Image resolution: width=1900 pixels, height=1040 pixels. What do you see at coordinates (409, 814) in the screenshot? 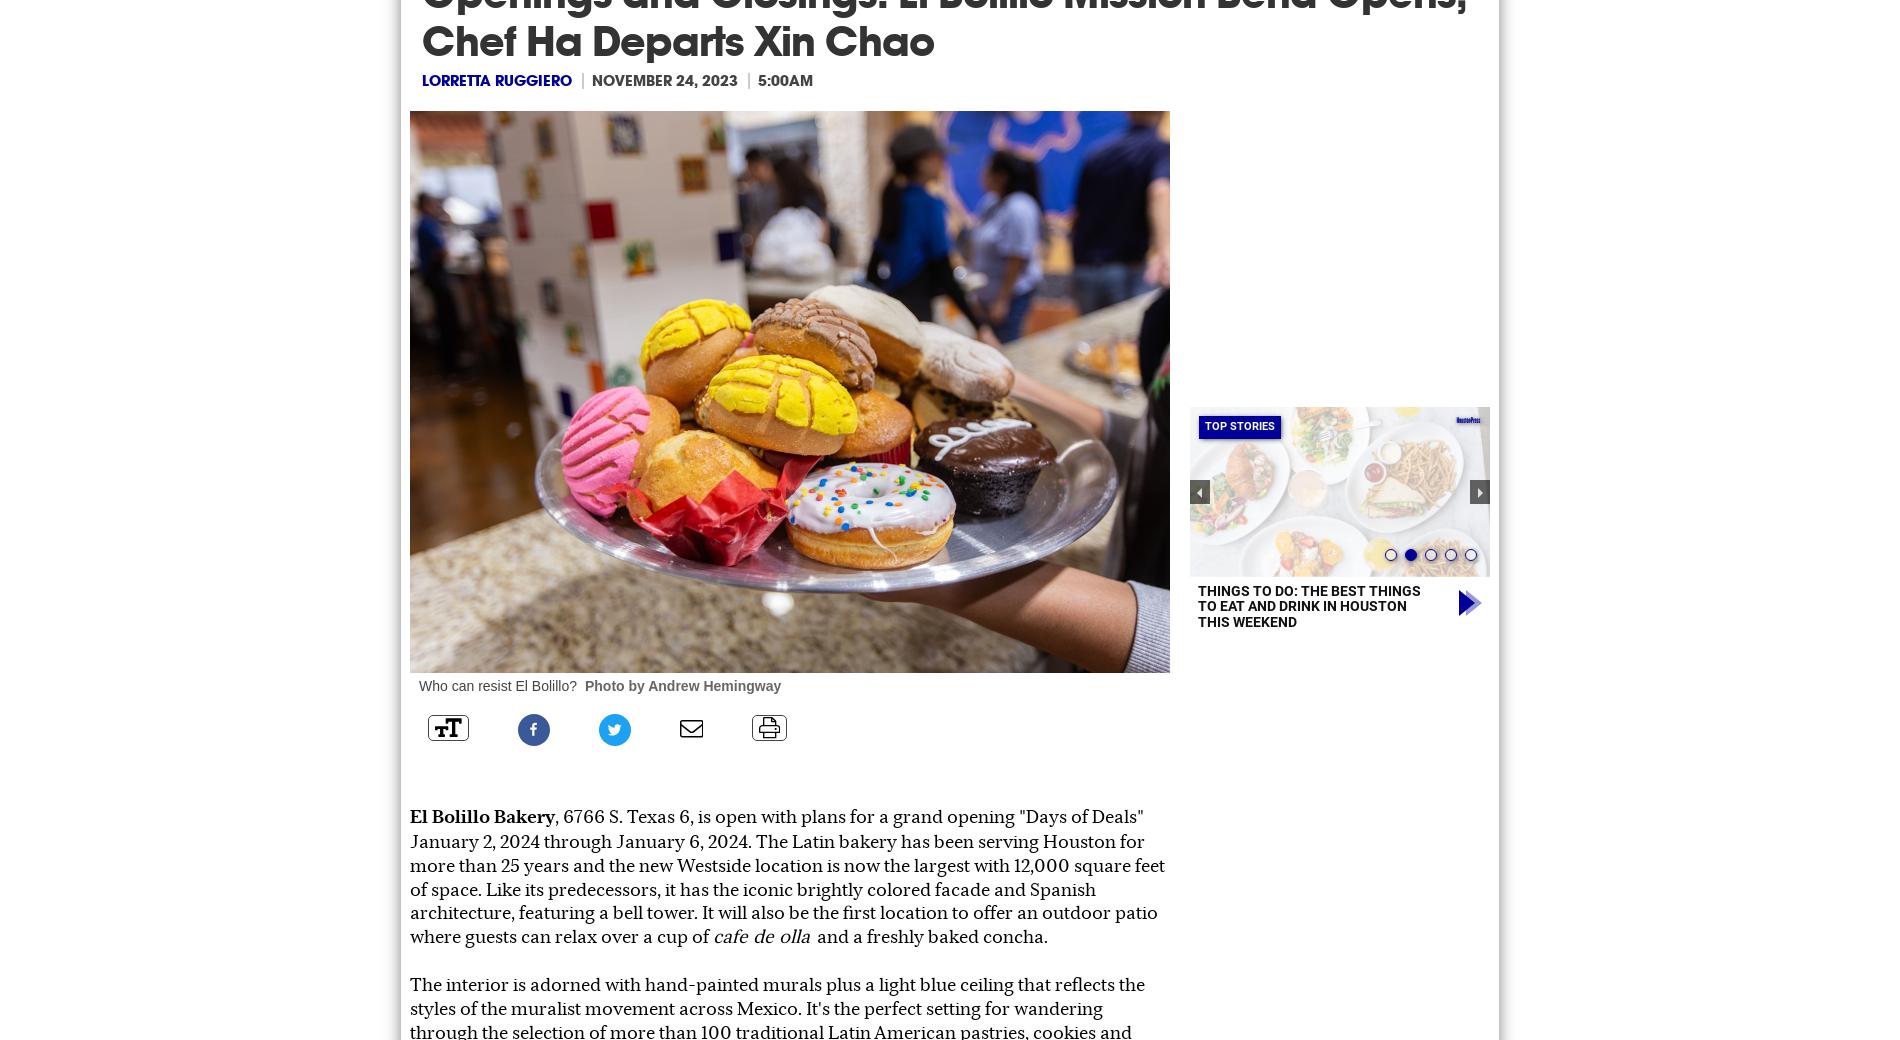
I see `'El Bolillo Bakery'` at bounding box center [409, 814].